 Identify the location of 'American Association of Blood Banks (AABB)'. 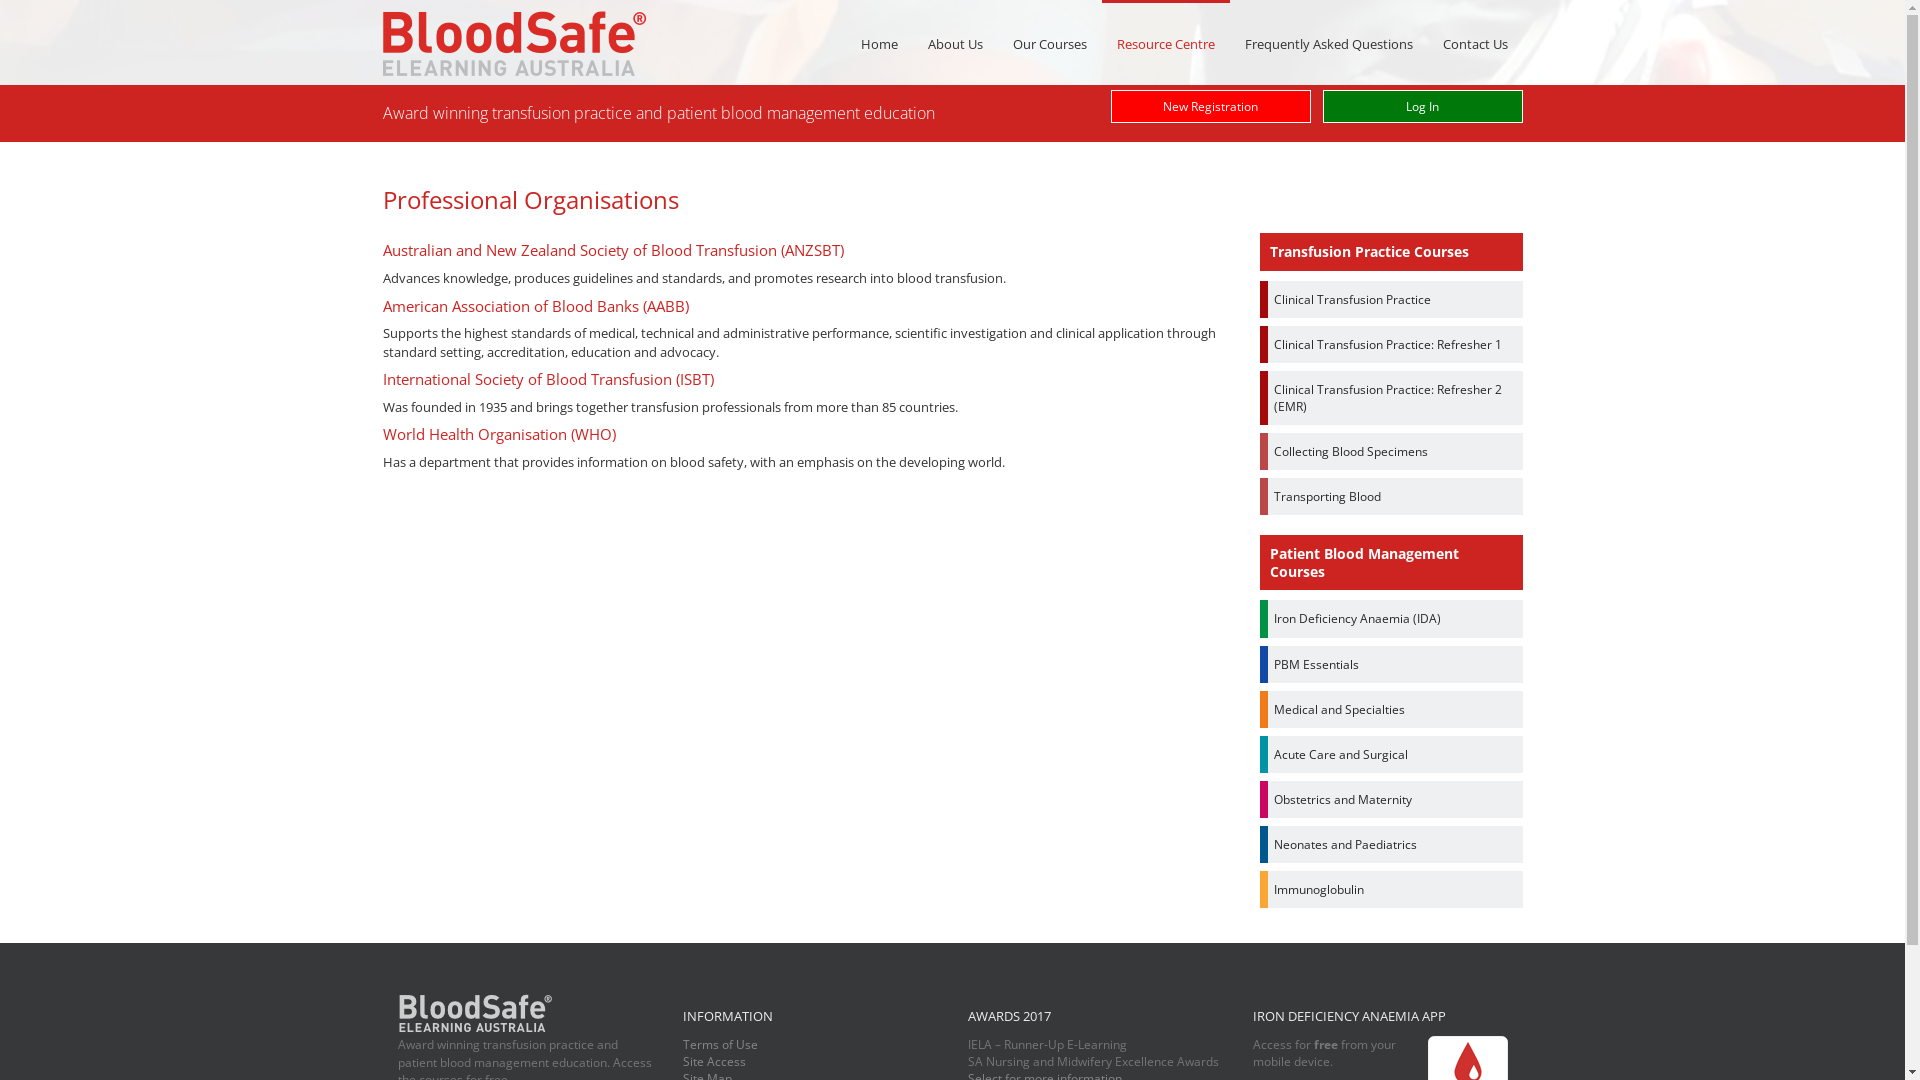
(534, 305).